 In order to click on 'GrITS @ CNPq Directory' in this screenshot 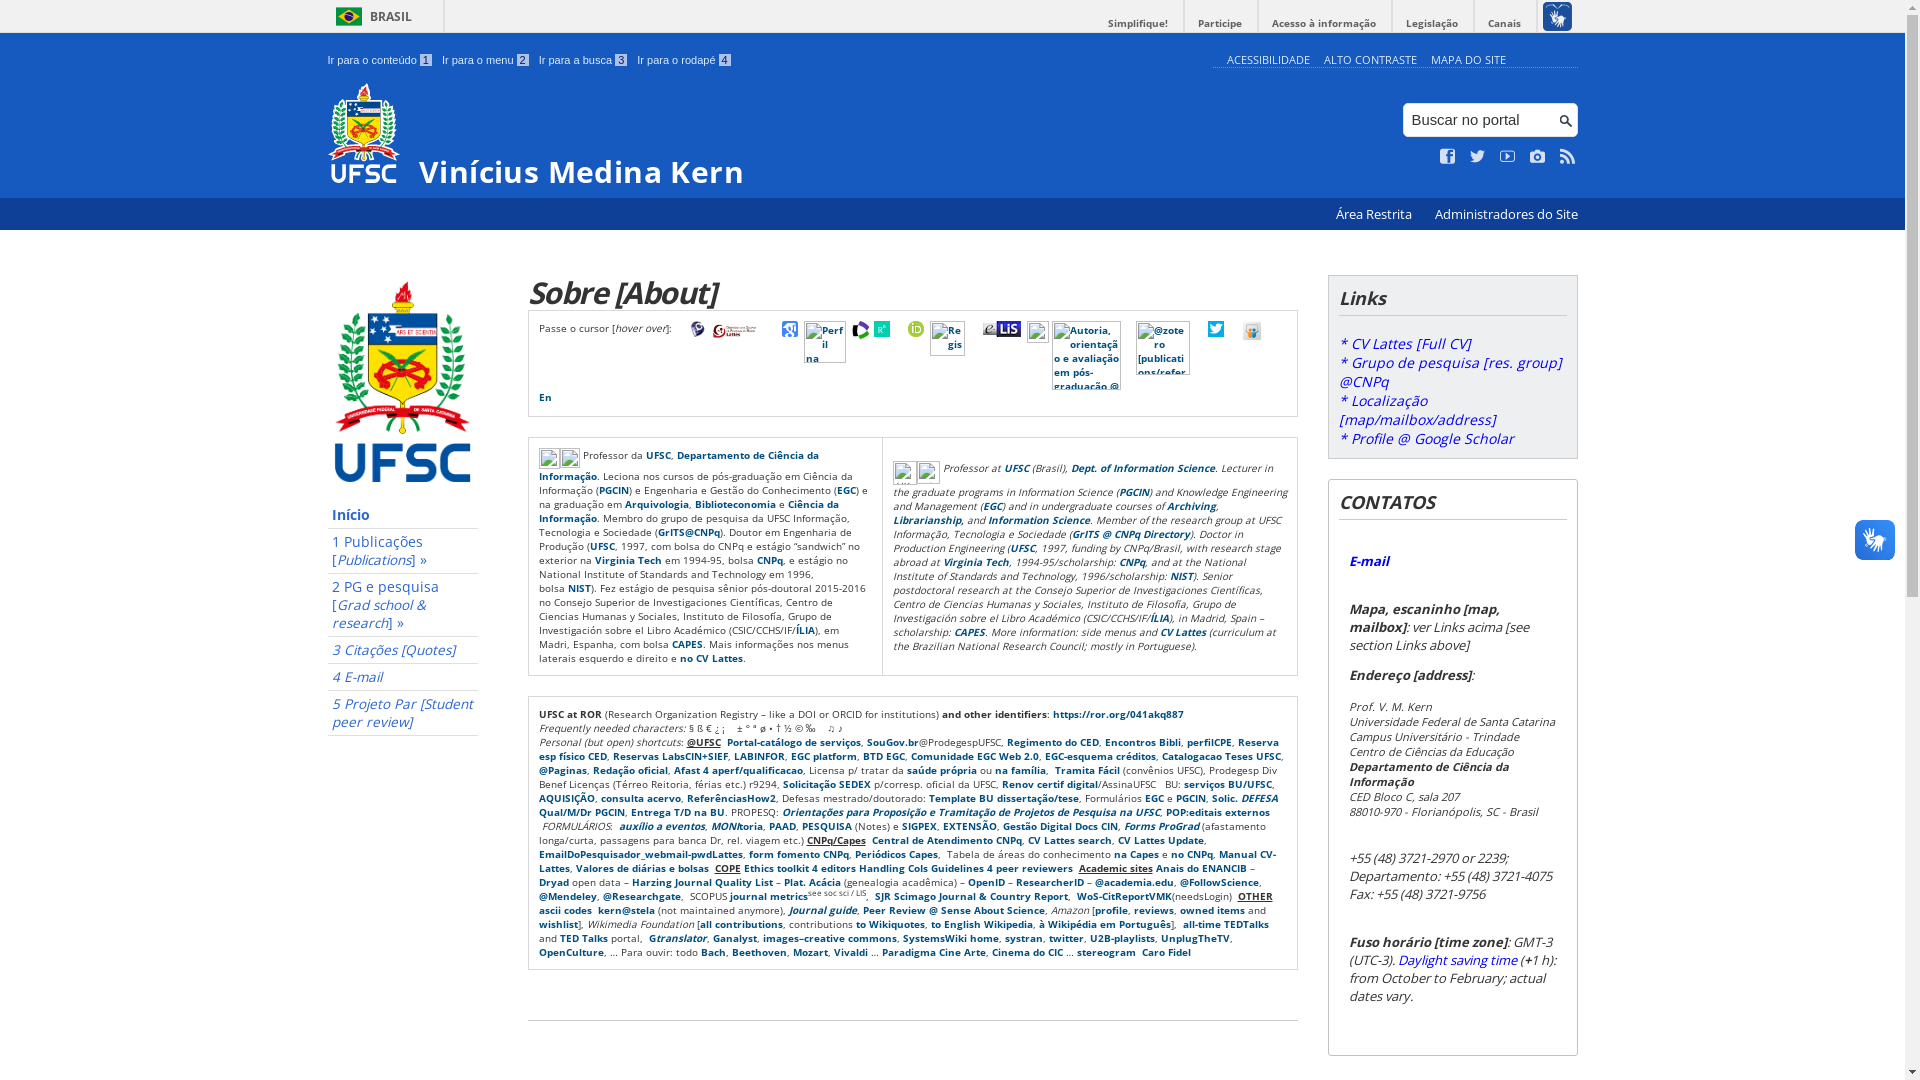, I will do `click(1131, 531)`.